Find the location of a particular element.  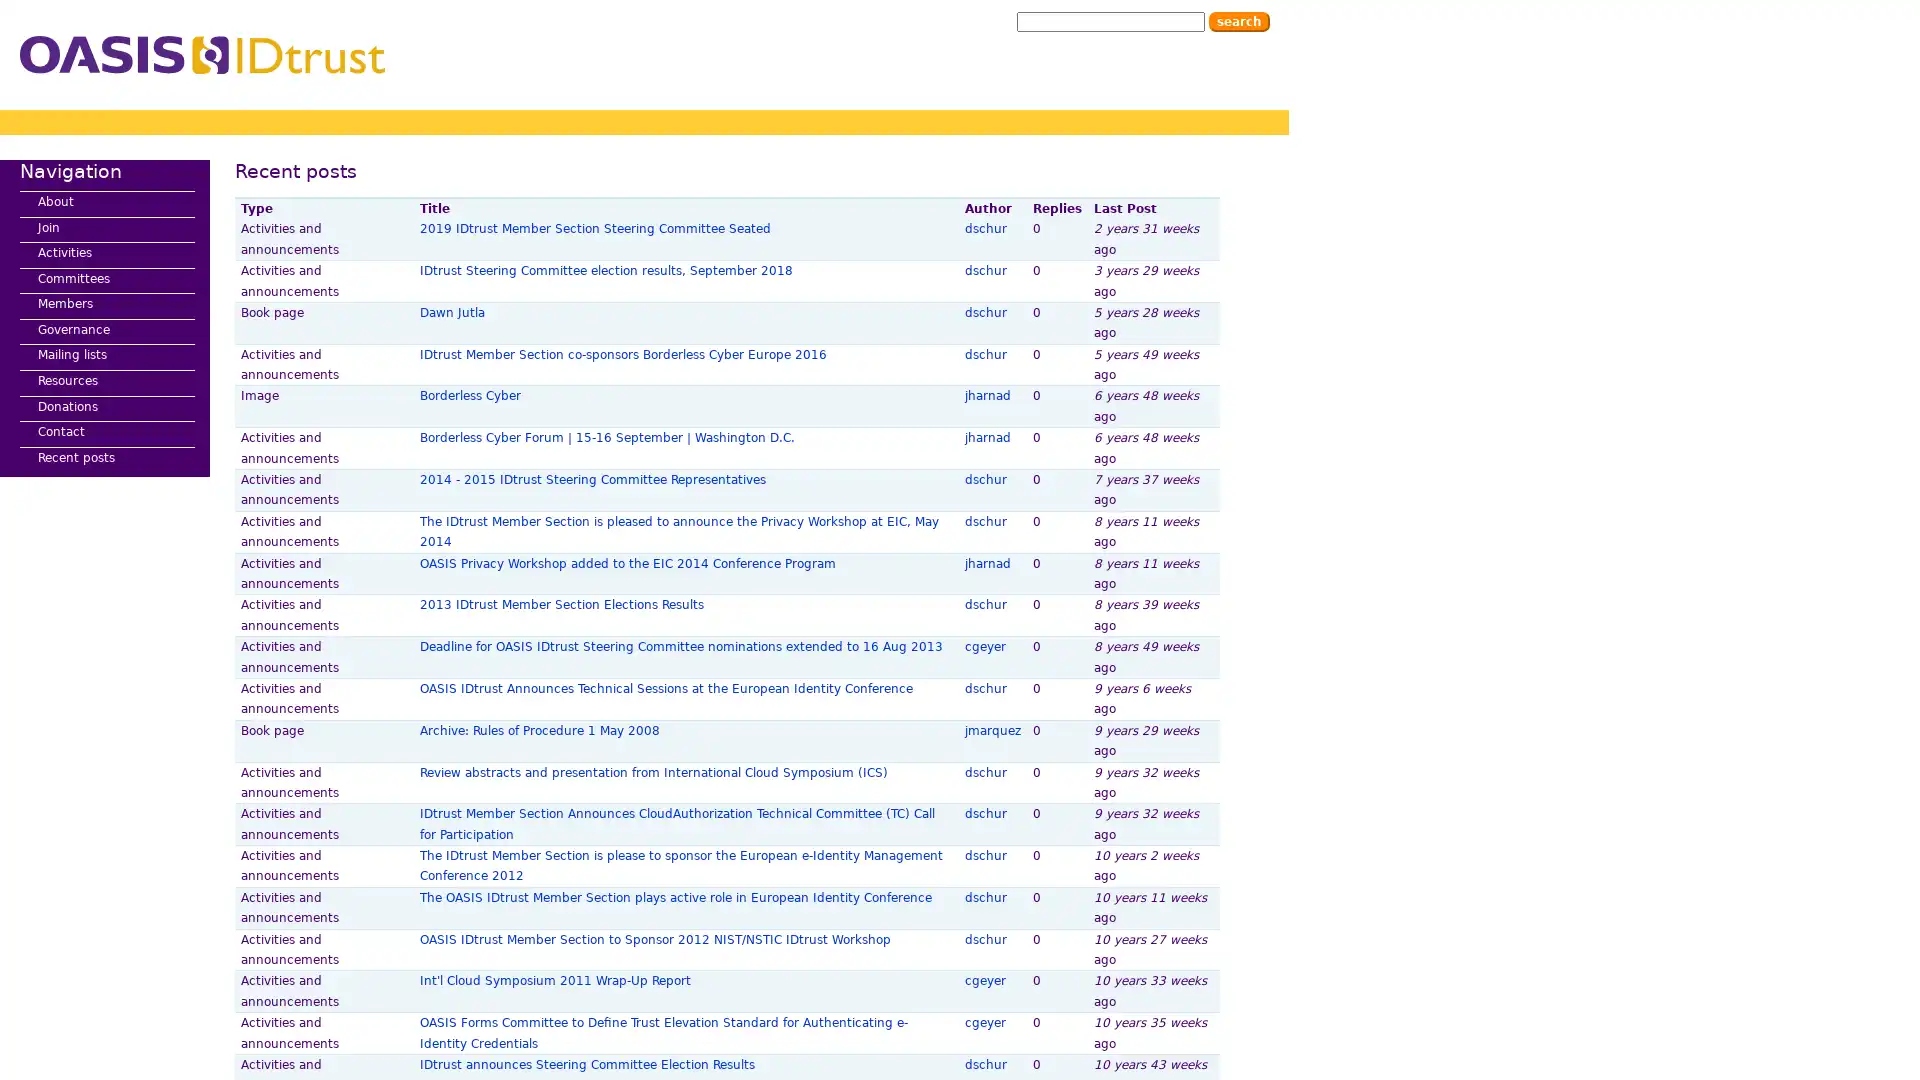

Search is located at coordinates (1238, 22).